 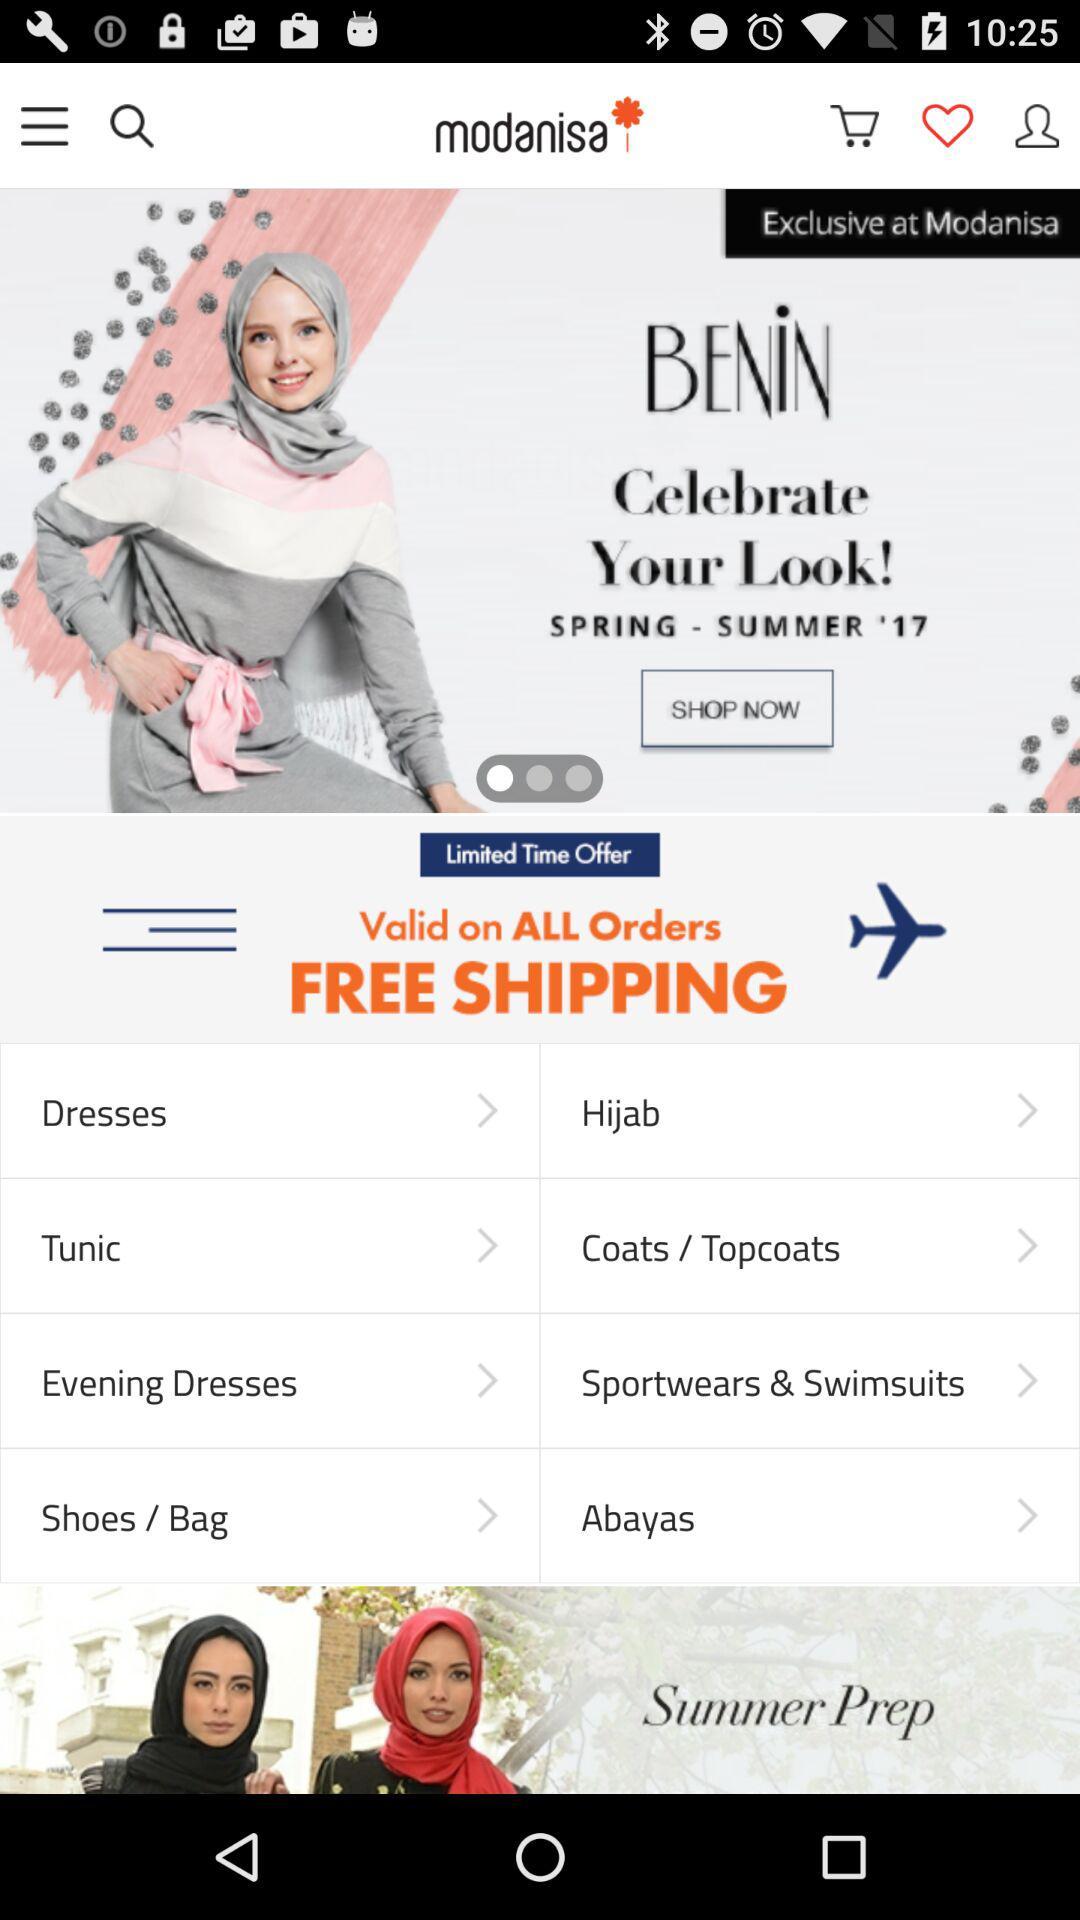 I want to click on to cart, so click(x=854, y=124).